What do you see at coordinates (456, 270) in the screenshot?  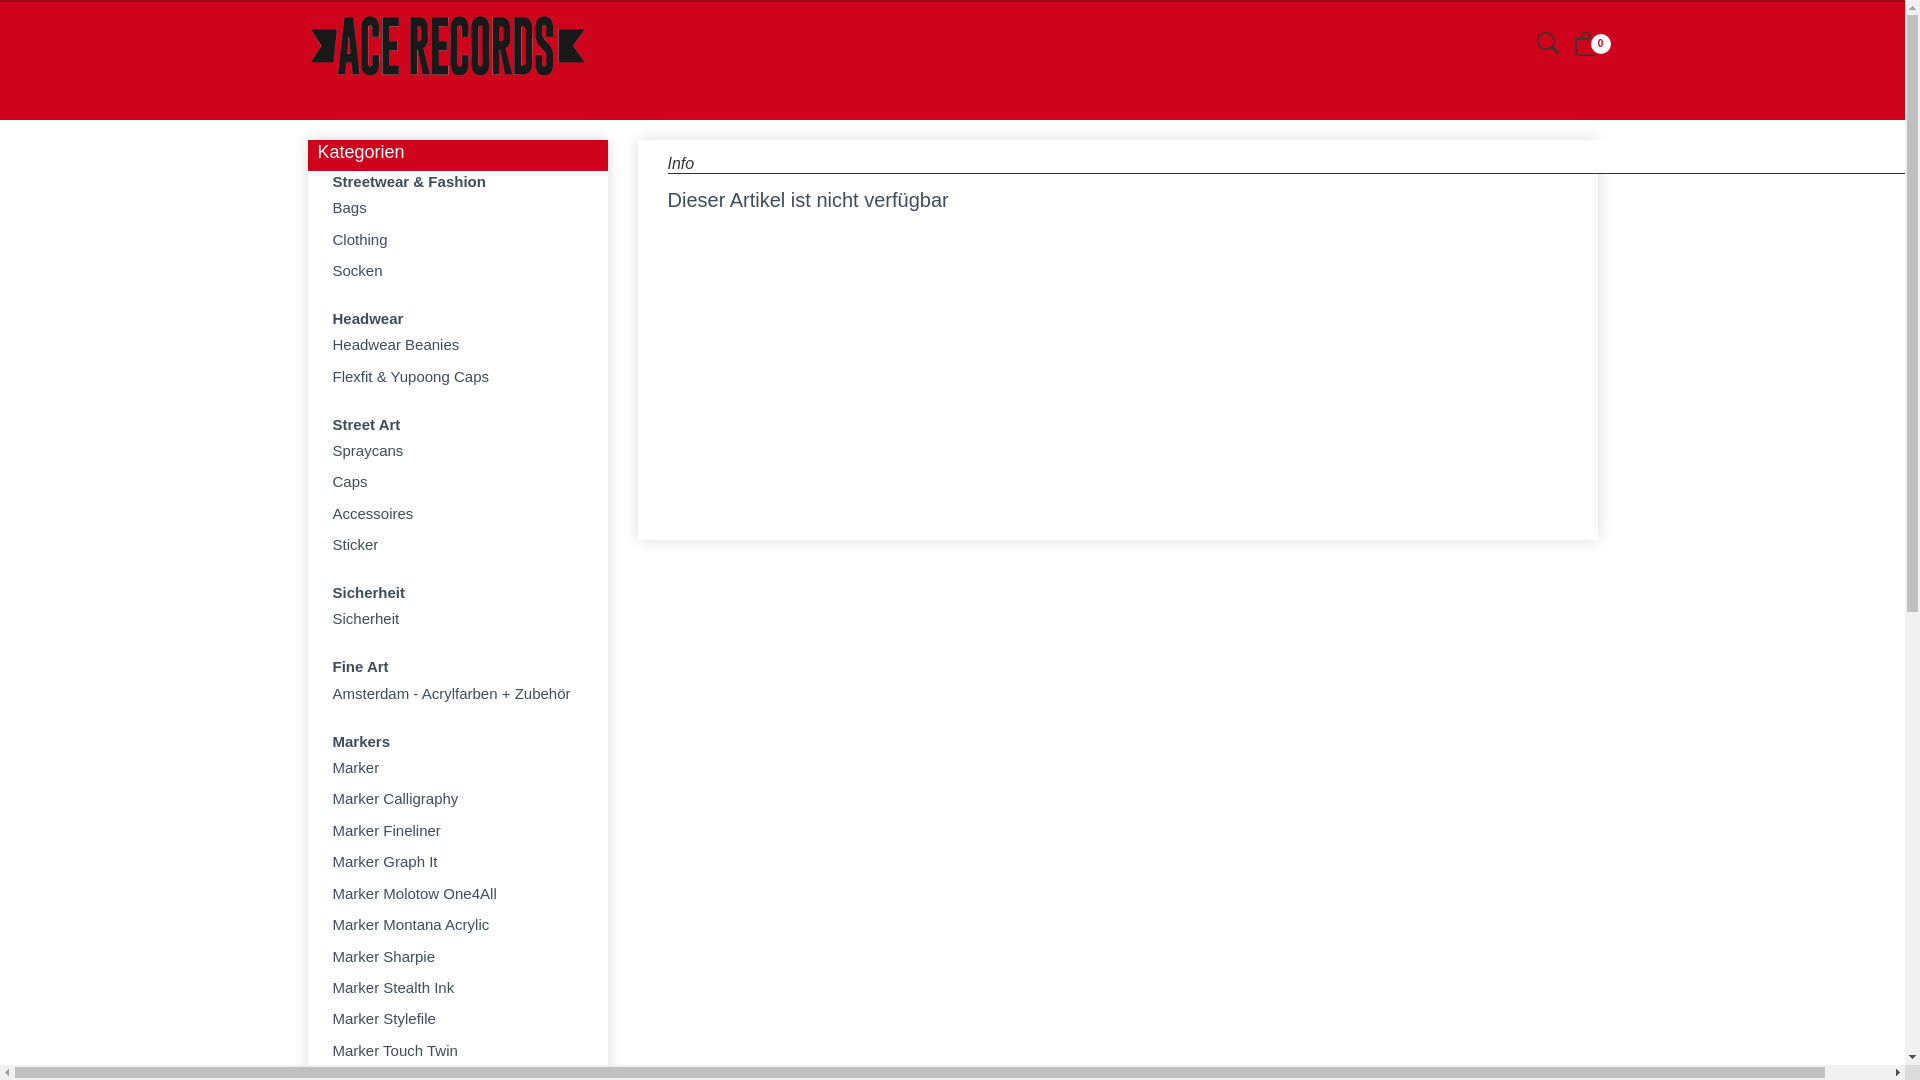 I see `'Socken'` at bounding box center [456, 270].